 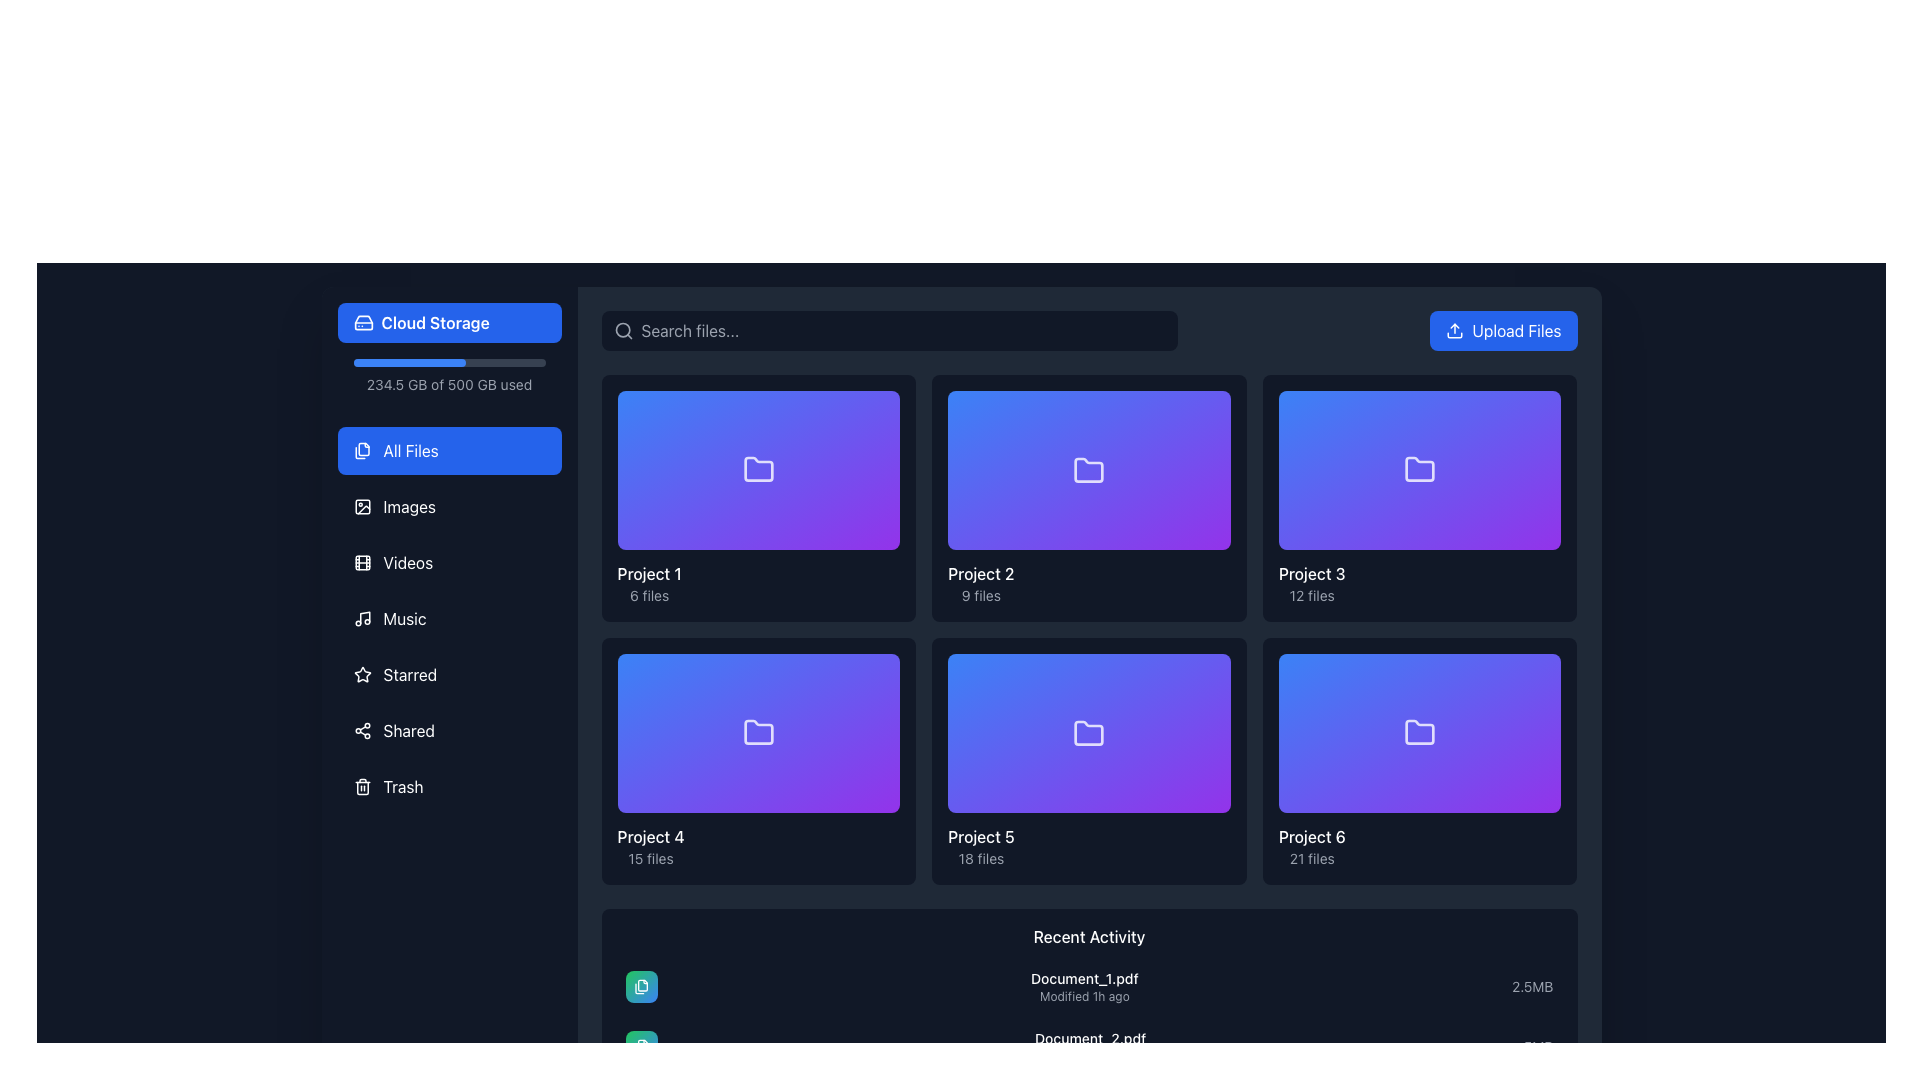 I want to click on the folder icon in the second card of the first row, so click(x=1088, y=470).